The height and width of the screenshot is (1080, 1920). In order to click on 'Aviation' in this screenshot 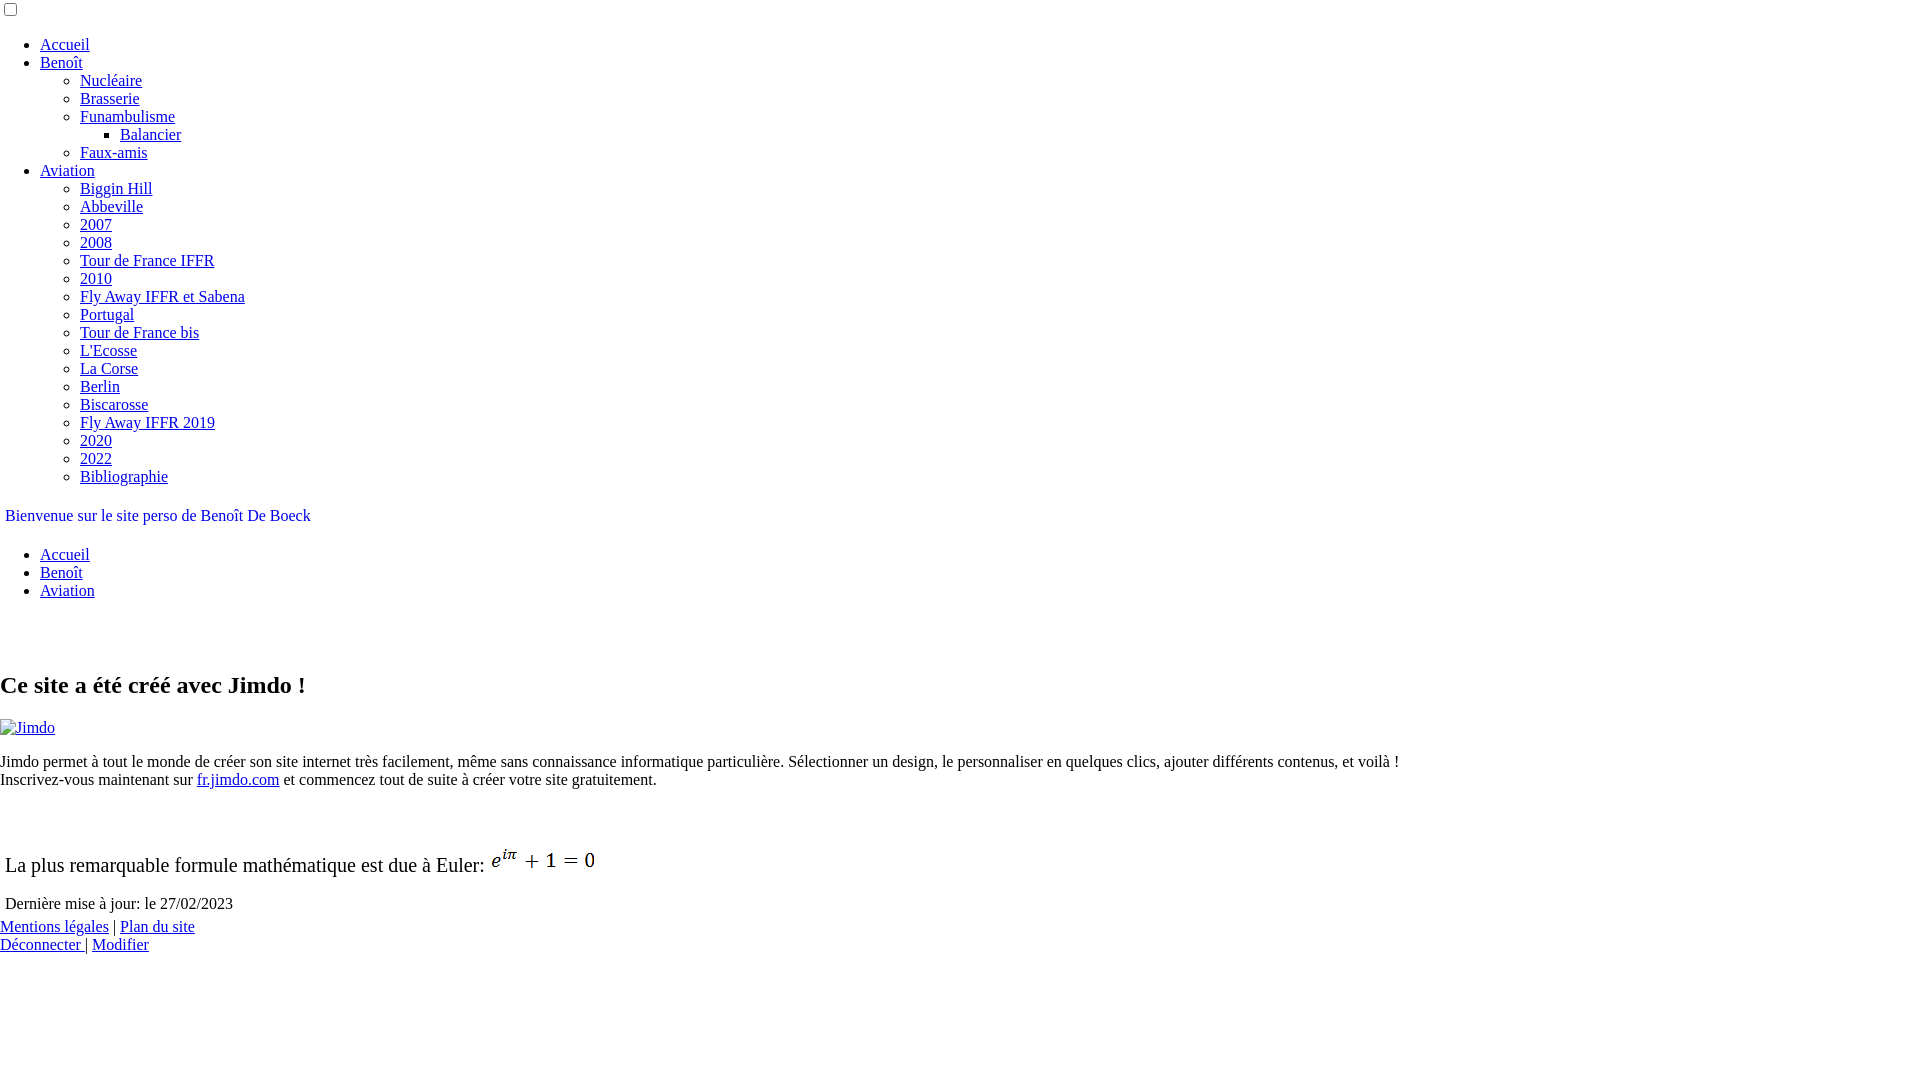, I will do `click(67, 589)`.